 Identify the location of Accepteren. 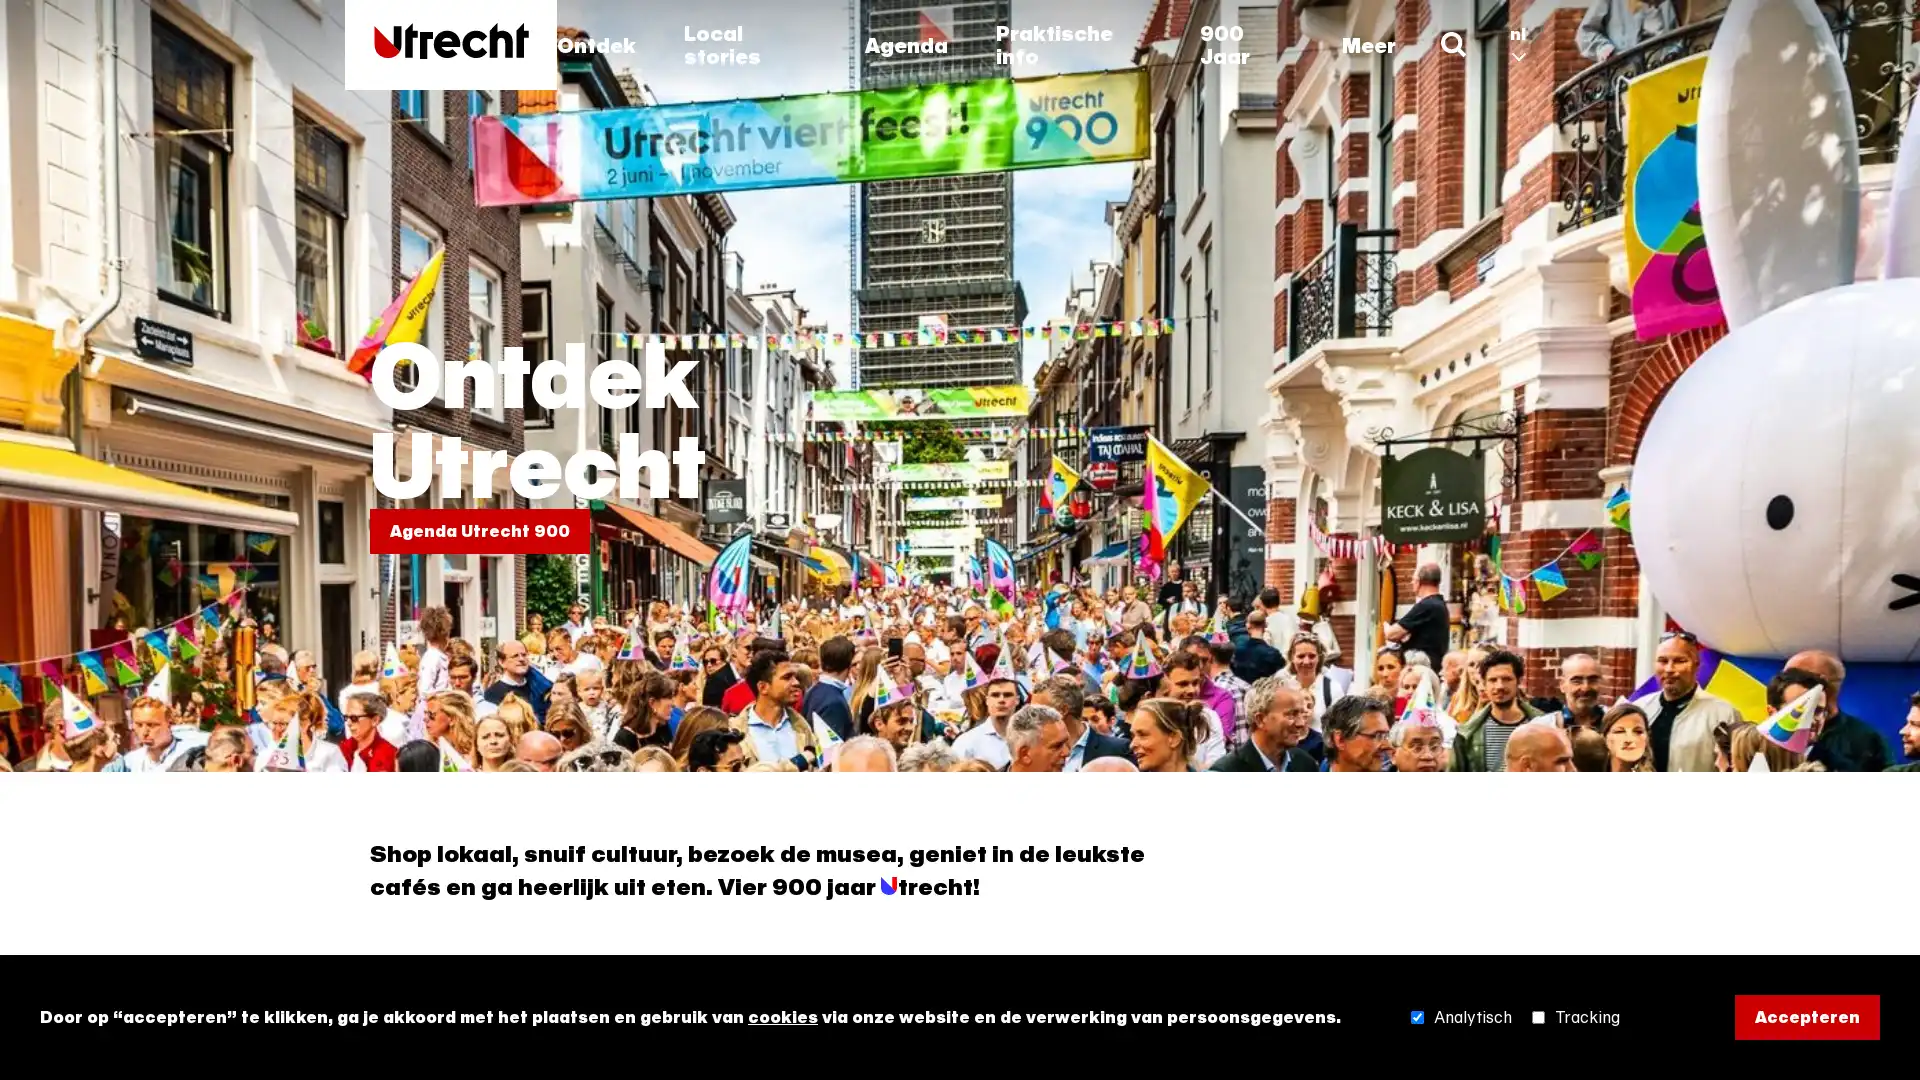
(1807, 1017).